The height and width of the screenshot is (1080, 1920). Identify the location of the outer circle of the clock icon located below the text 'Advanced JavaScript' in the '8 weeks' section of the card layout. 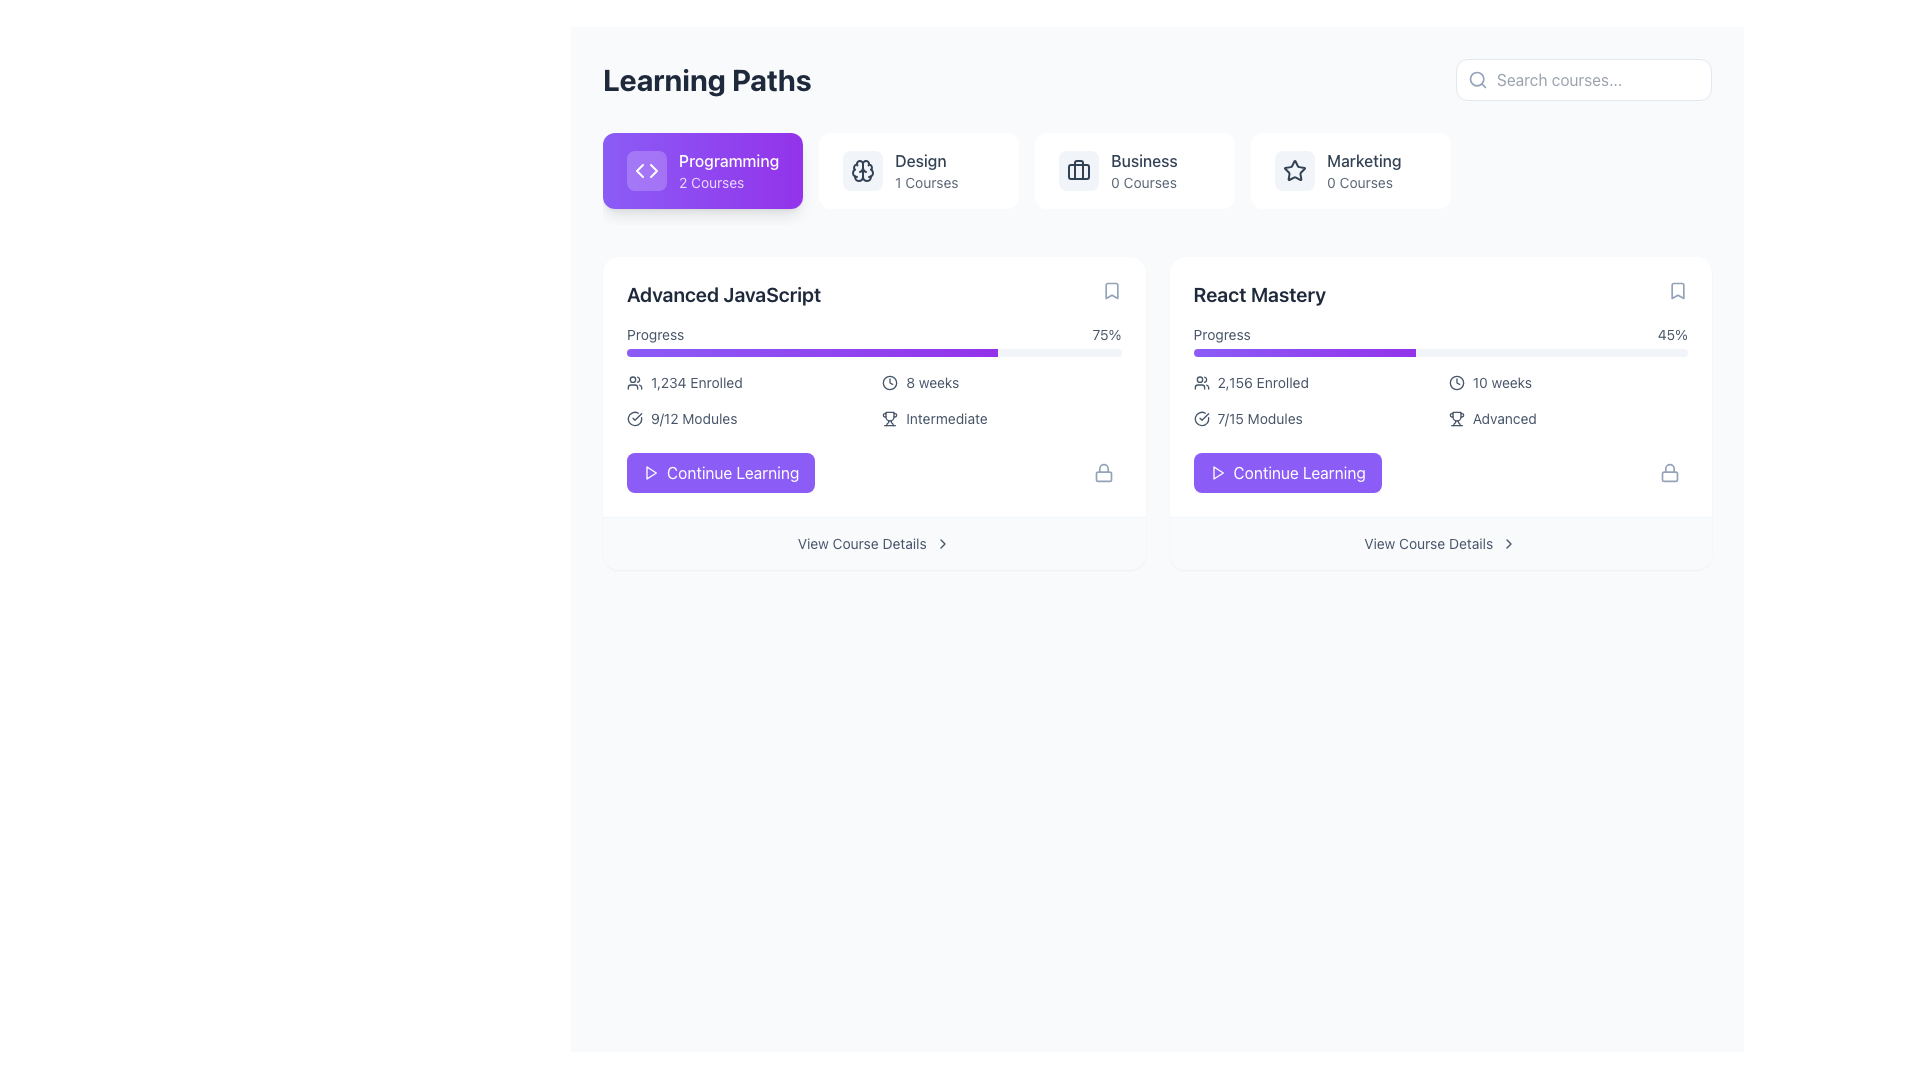
(889, 382).